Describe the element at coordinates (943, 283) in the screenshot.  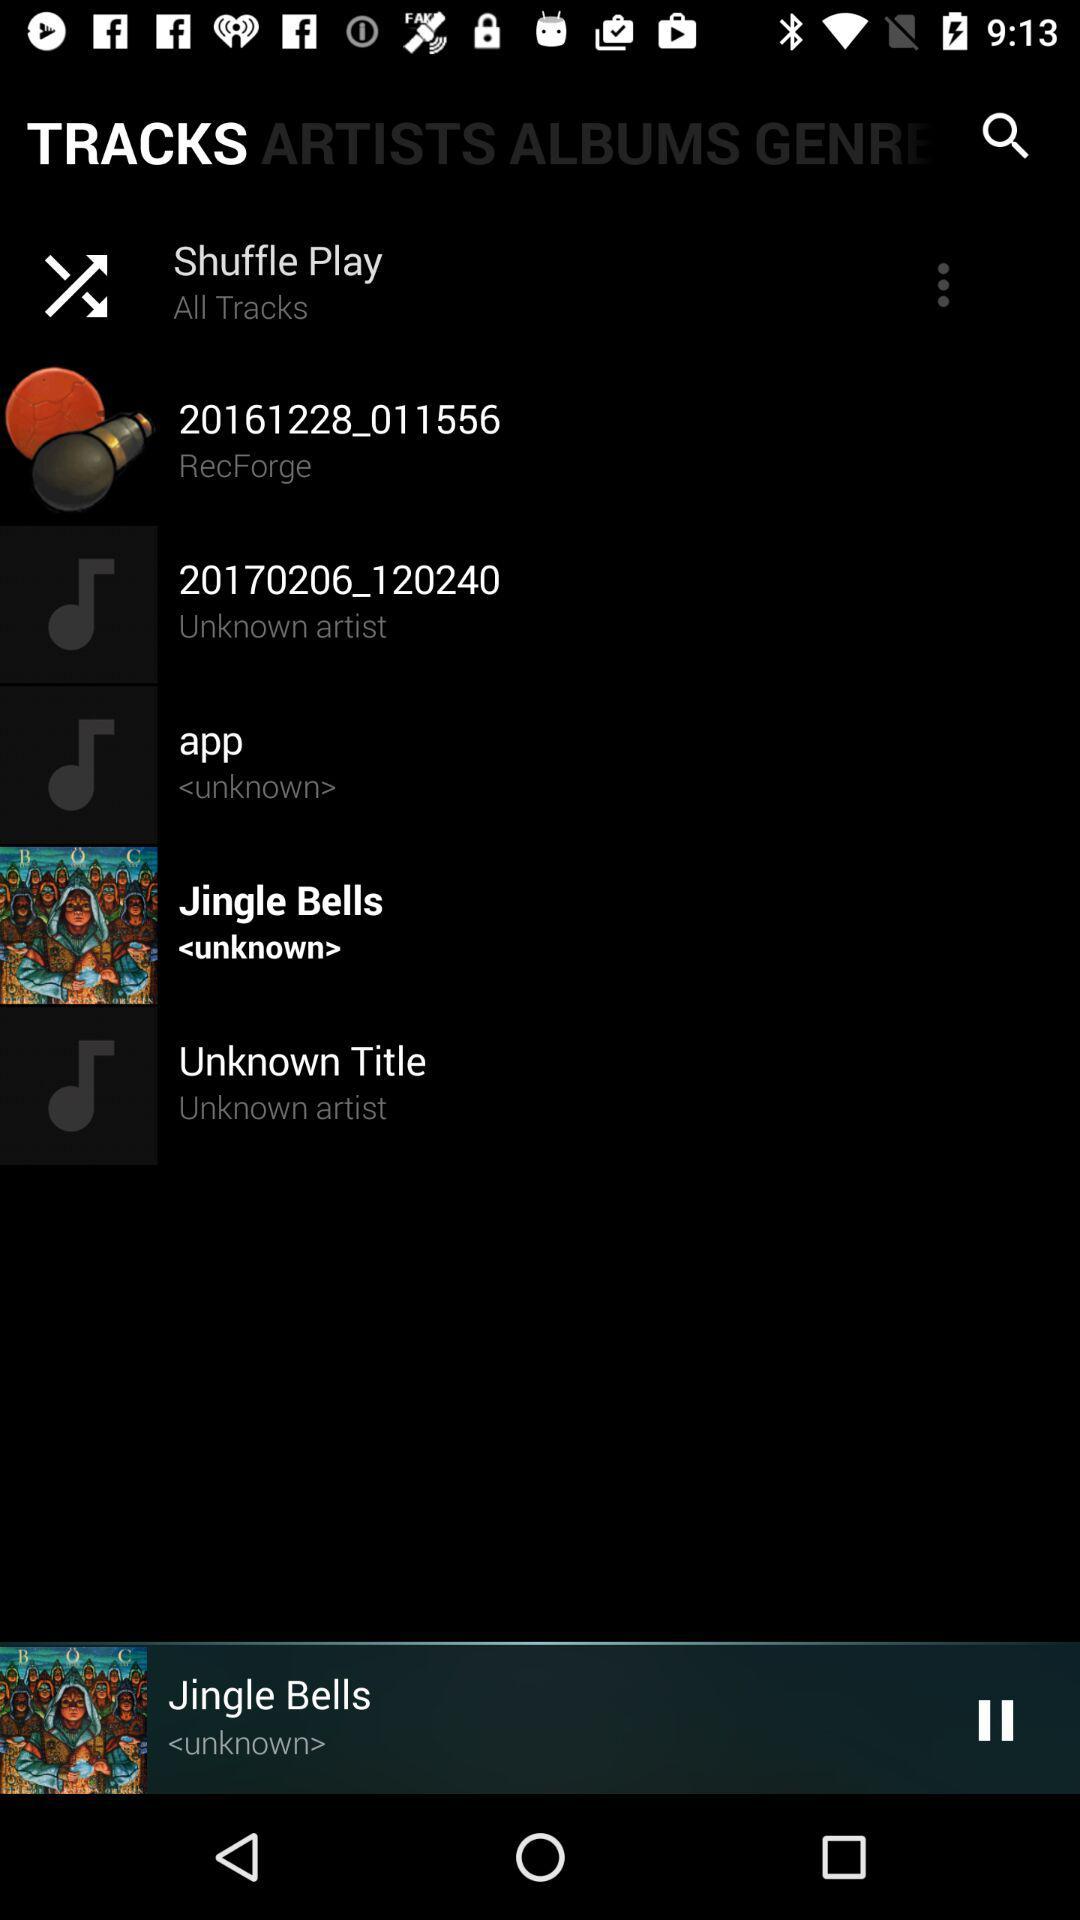
I see `display options` at that location.